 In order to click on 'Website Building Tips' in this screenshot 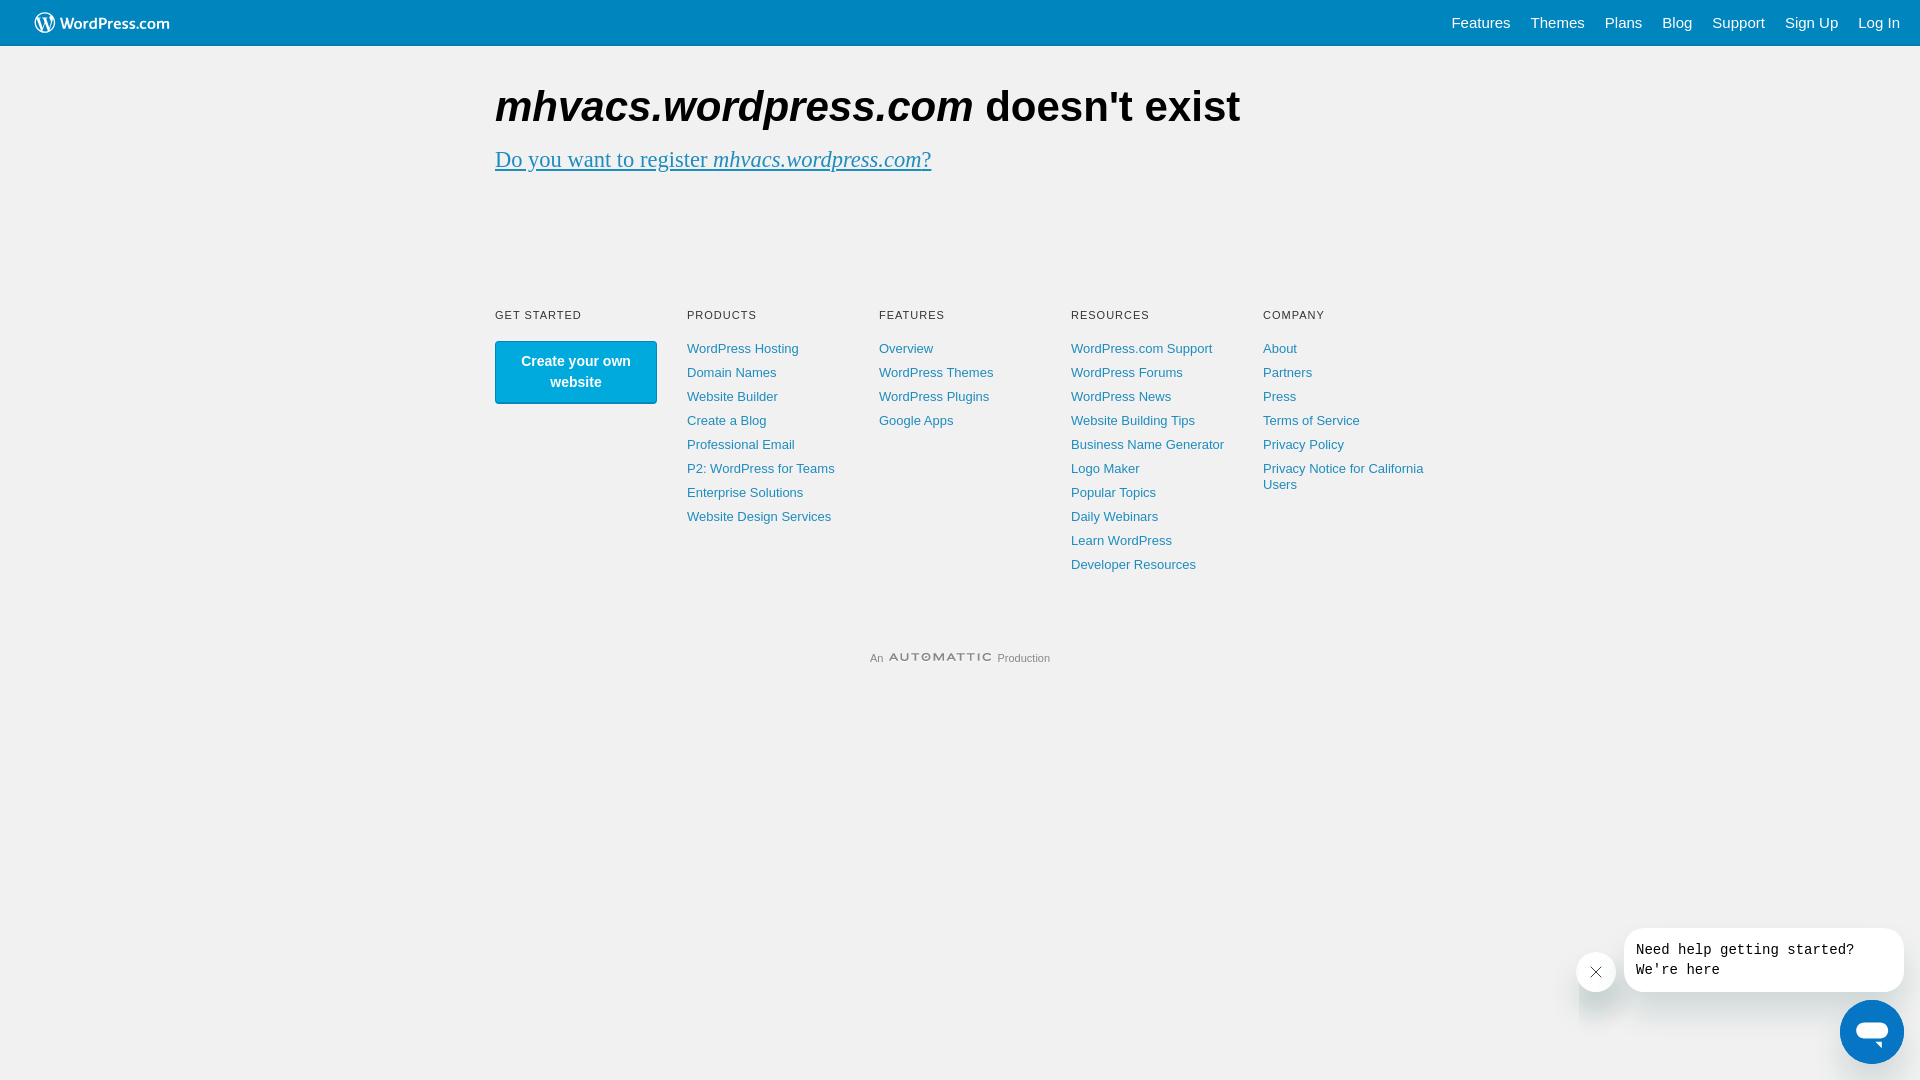, I will do `click(1069, 419)`.